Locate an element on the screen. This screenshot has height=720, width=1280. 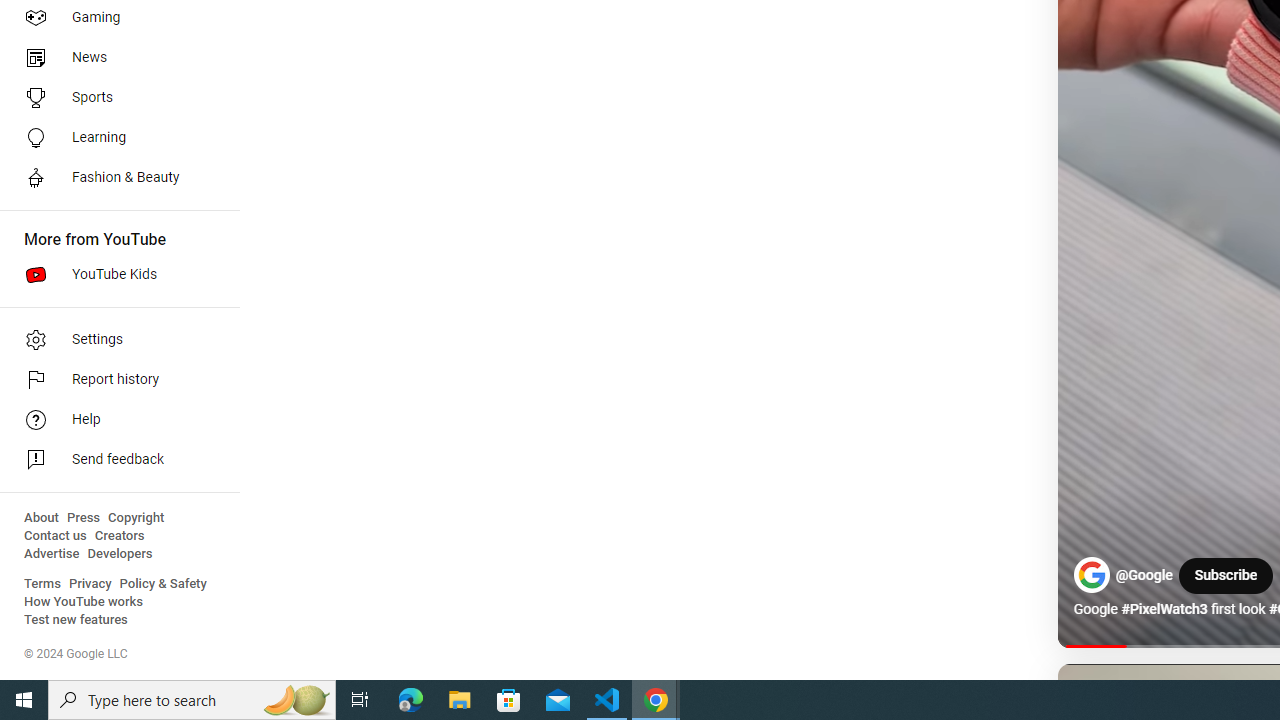
'Advertise' is located at coordinates (51, 554).